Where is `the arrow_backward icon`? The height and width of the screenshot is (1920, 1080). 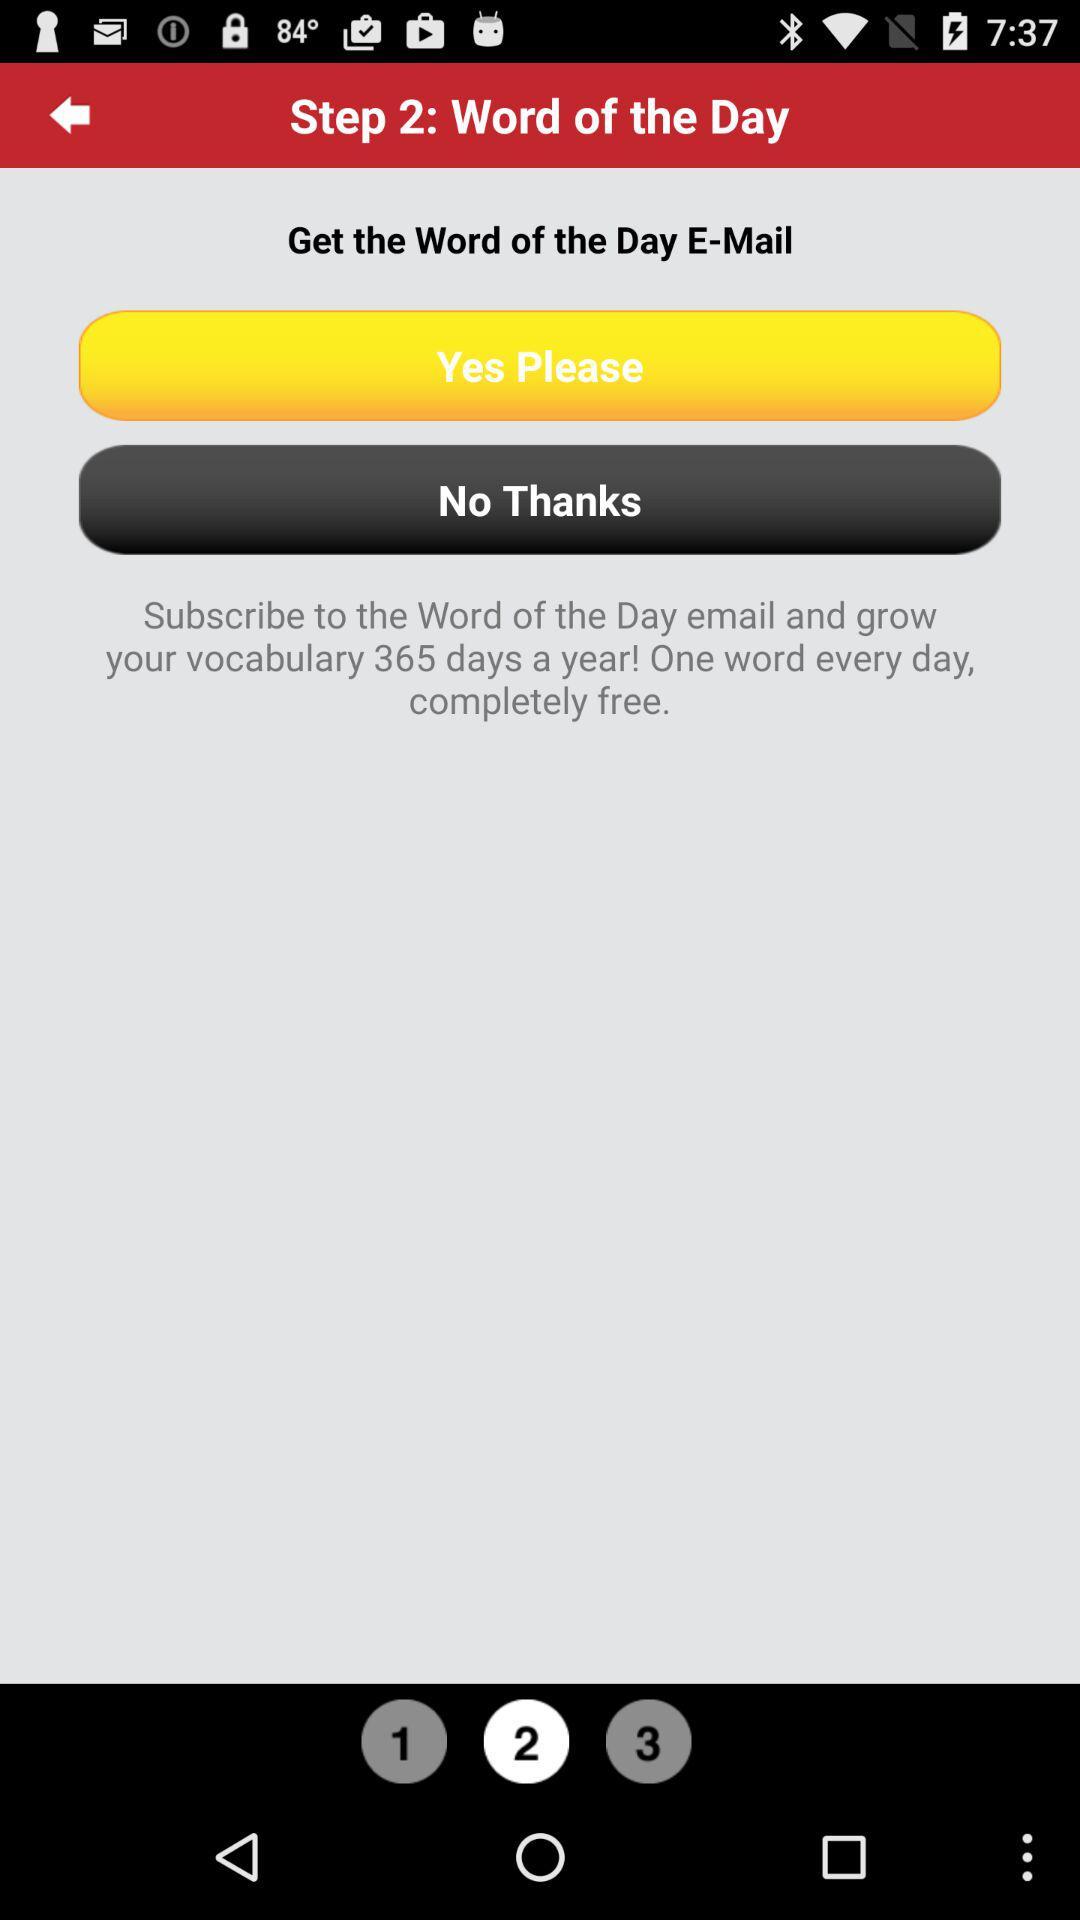
the arrow_backward icon is located at coordinates (69, 122).